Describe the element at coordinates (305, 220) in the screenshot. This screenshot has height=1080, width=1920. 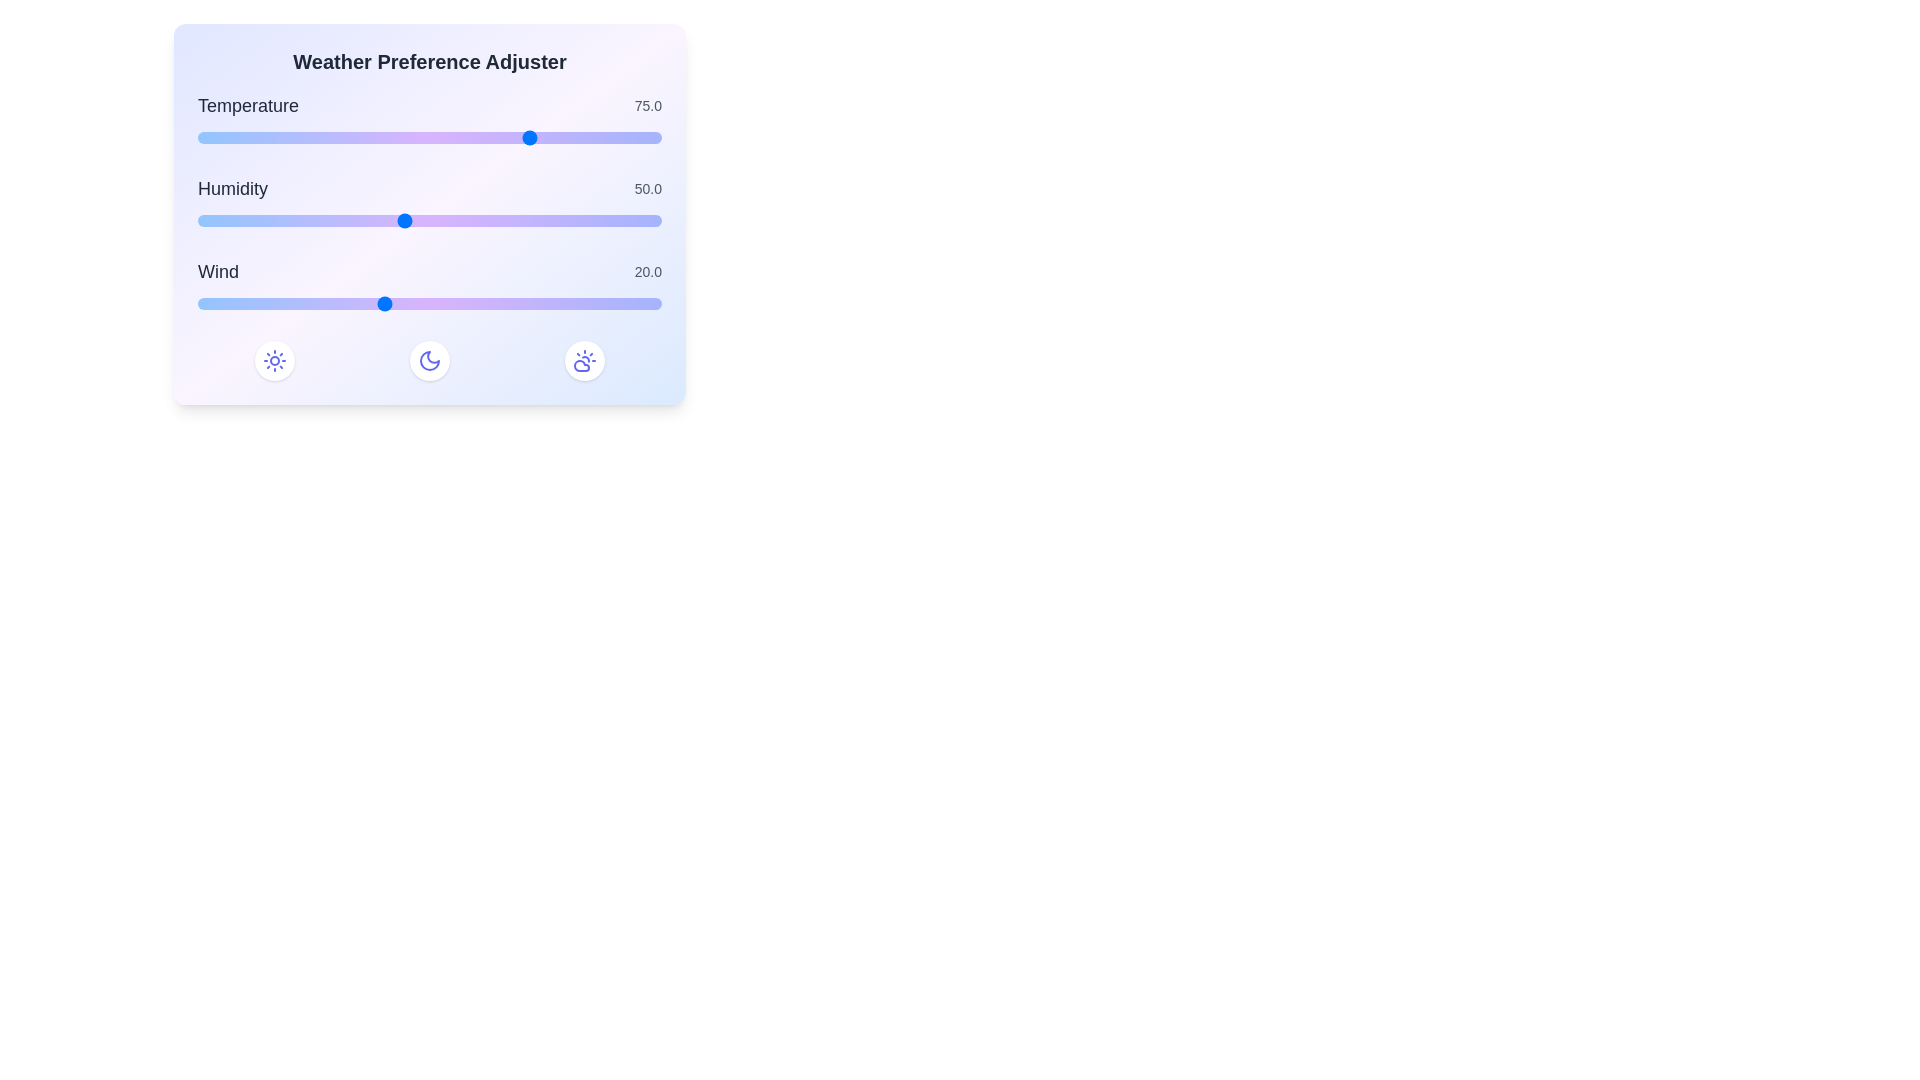
I see `the humidity value` at that location.